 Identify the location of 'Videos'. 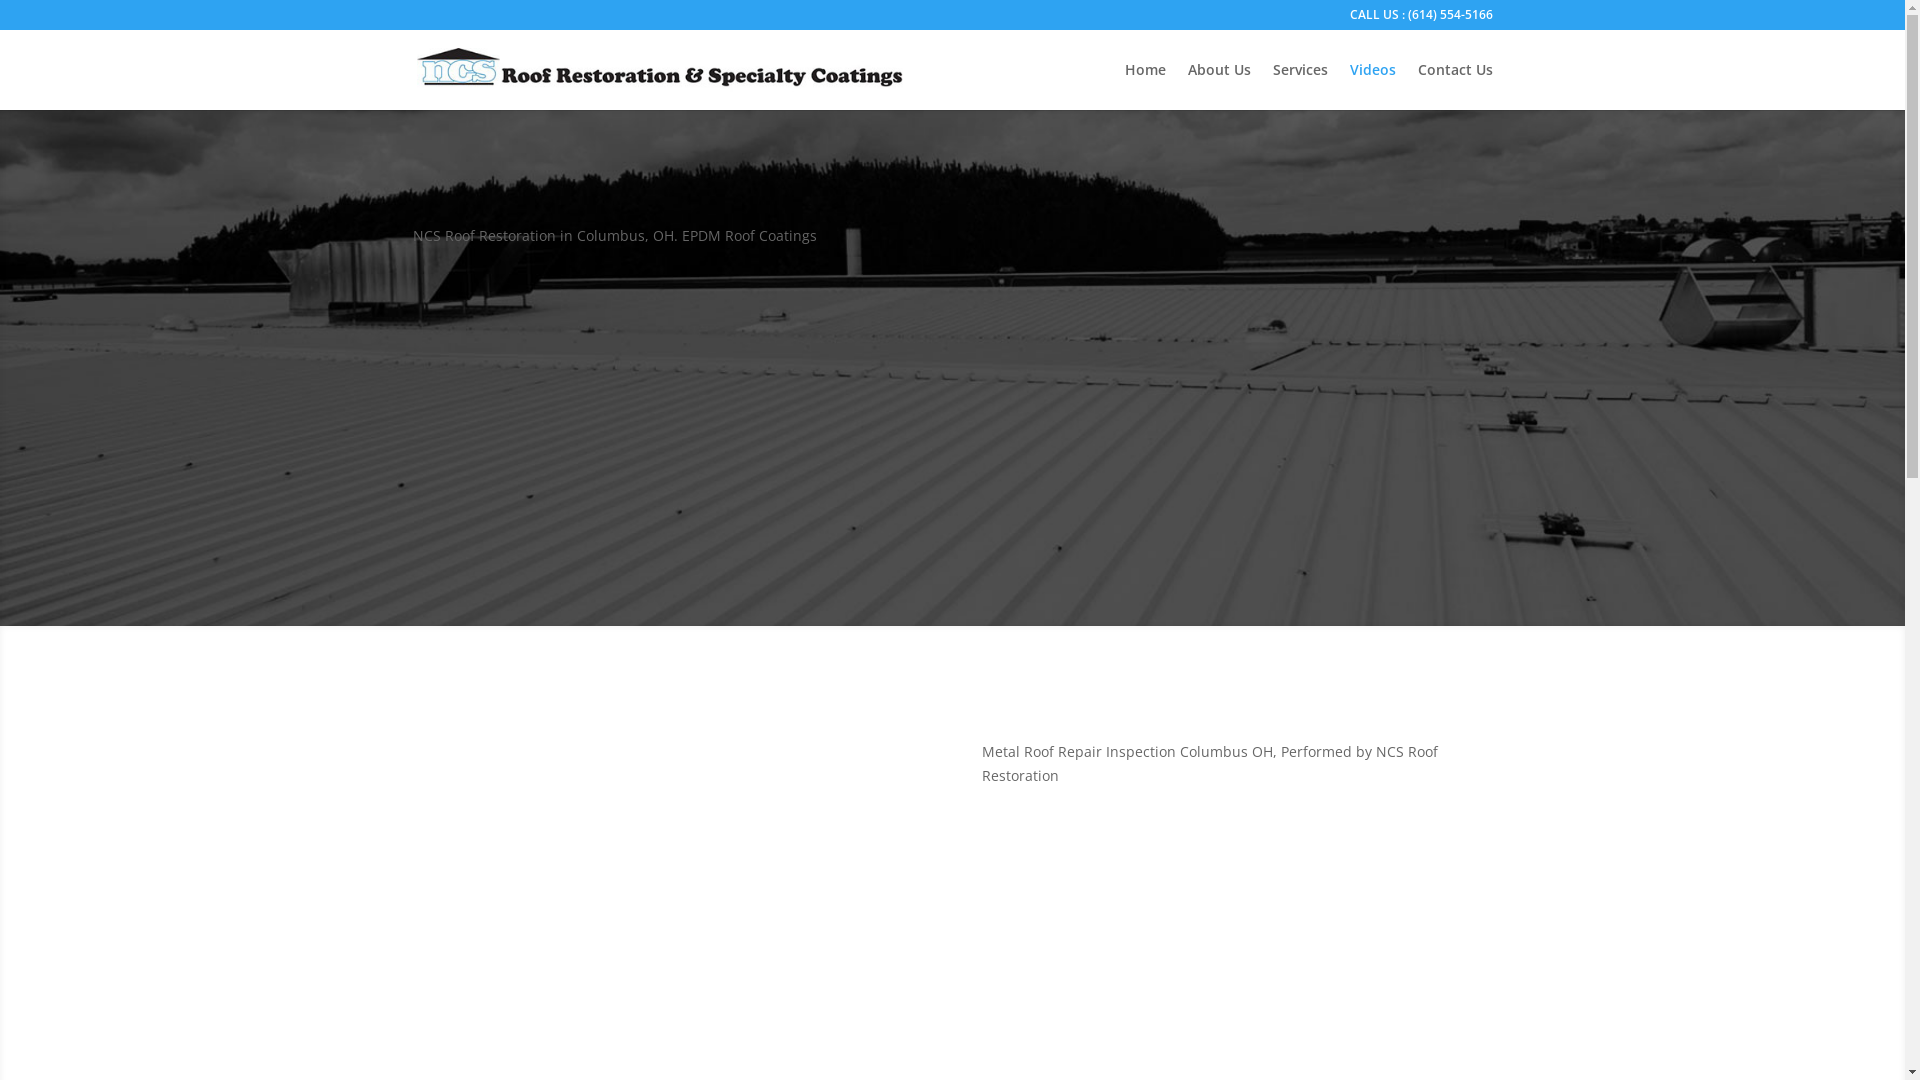
(1349, 85).